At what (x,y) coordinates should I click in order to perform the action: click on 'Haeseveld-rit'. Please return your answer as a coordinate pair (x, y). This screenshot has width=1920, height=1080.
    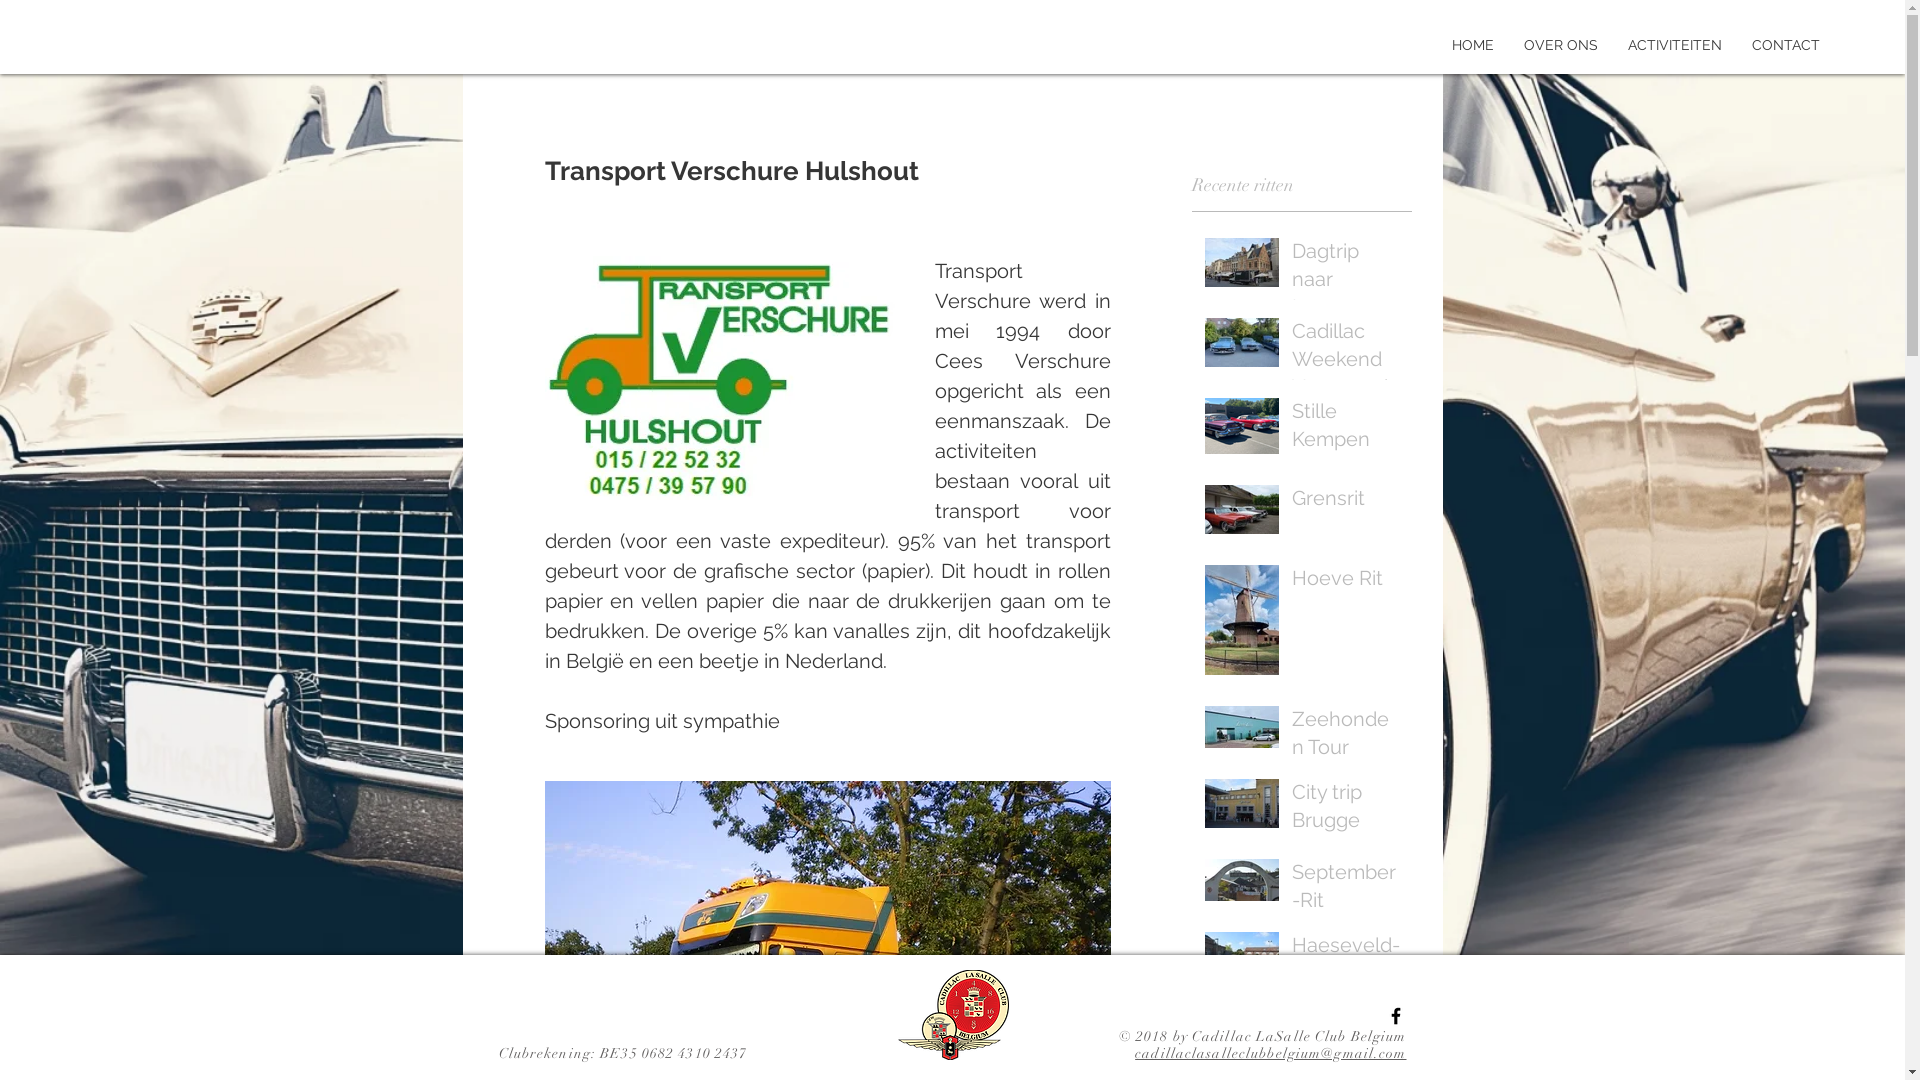
    Looking at the image, I should click on (1345, 962).